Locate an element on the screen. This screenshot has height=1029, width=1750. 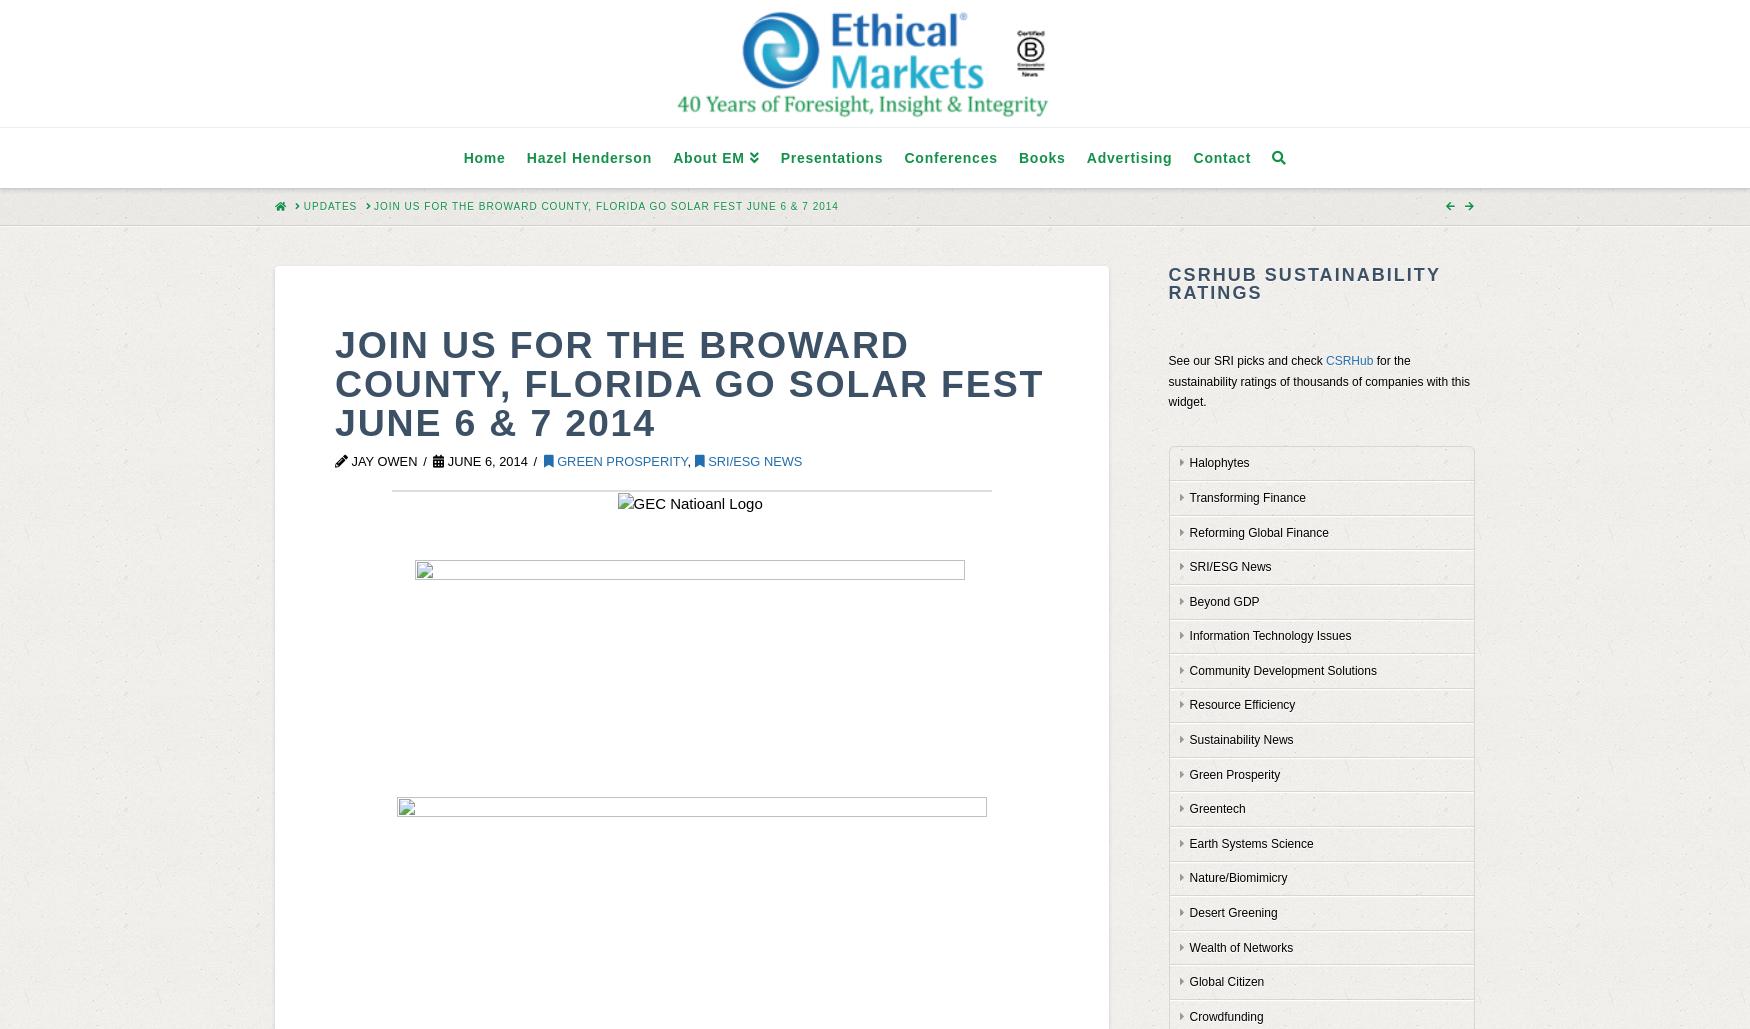
'Jay Owen' is located at coordinates (381, 460).